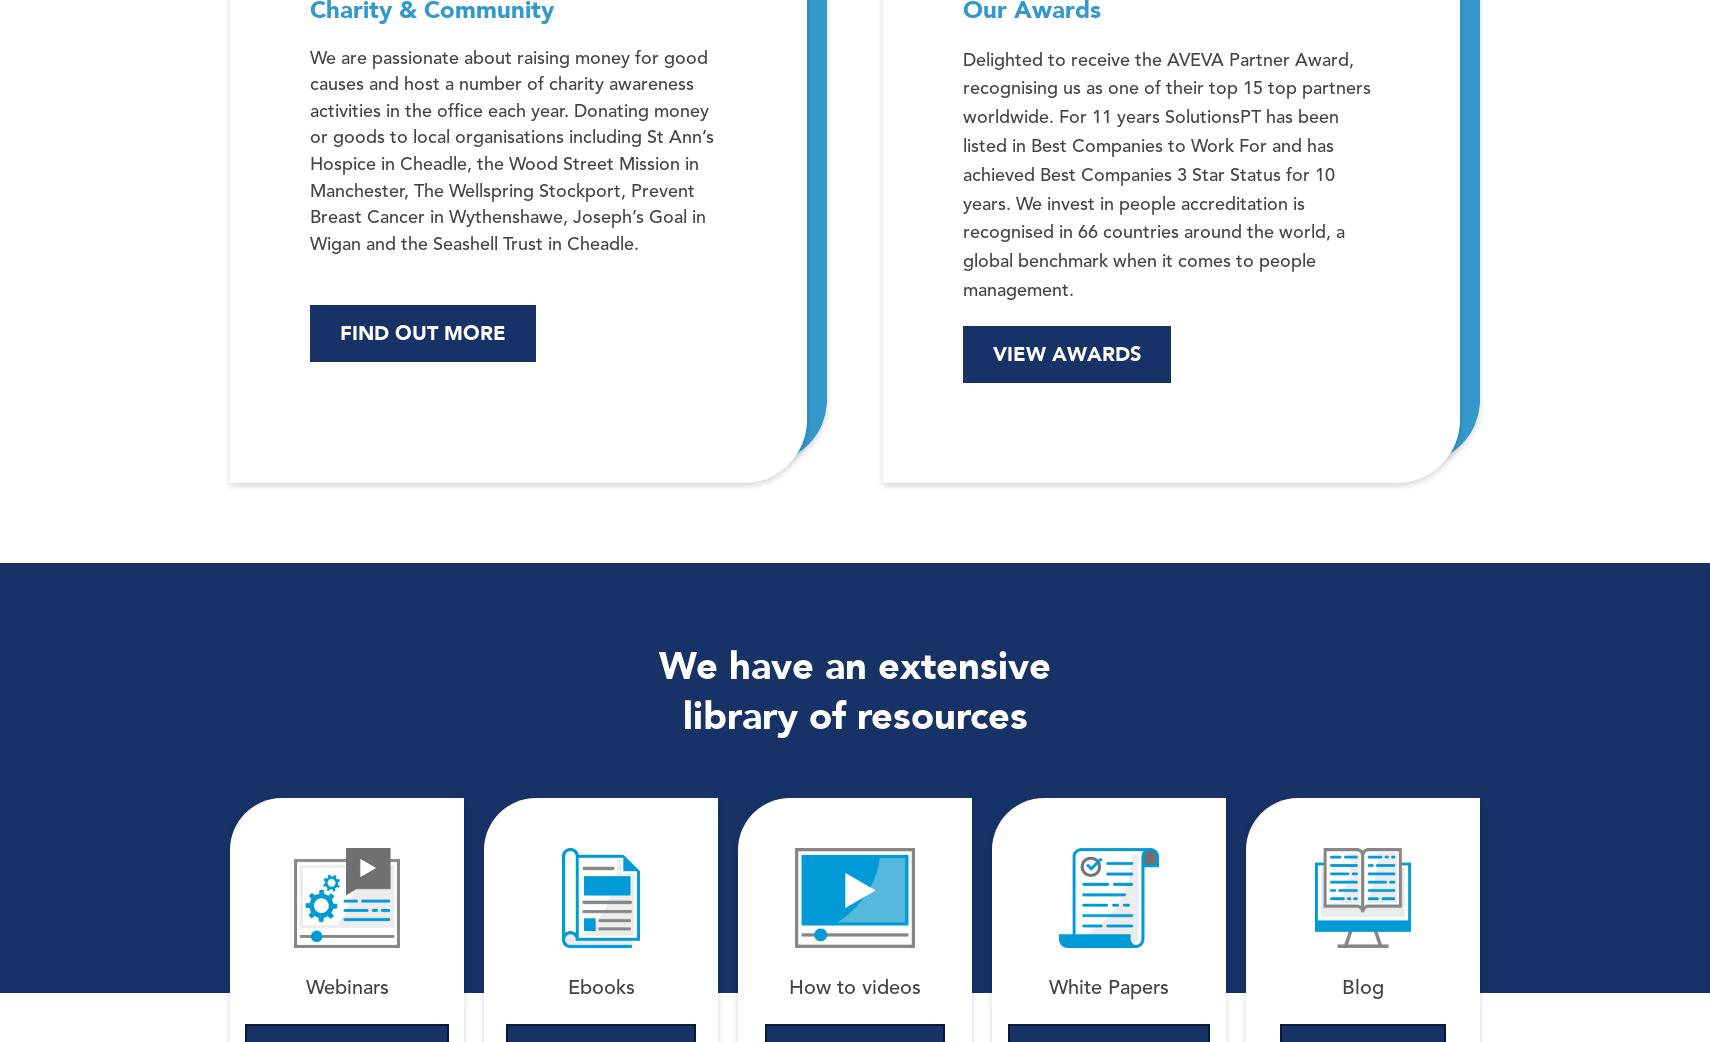  Describe the element at coordinates (345, 988) in the screenshot. I see `'Webinars'` at that location.